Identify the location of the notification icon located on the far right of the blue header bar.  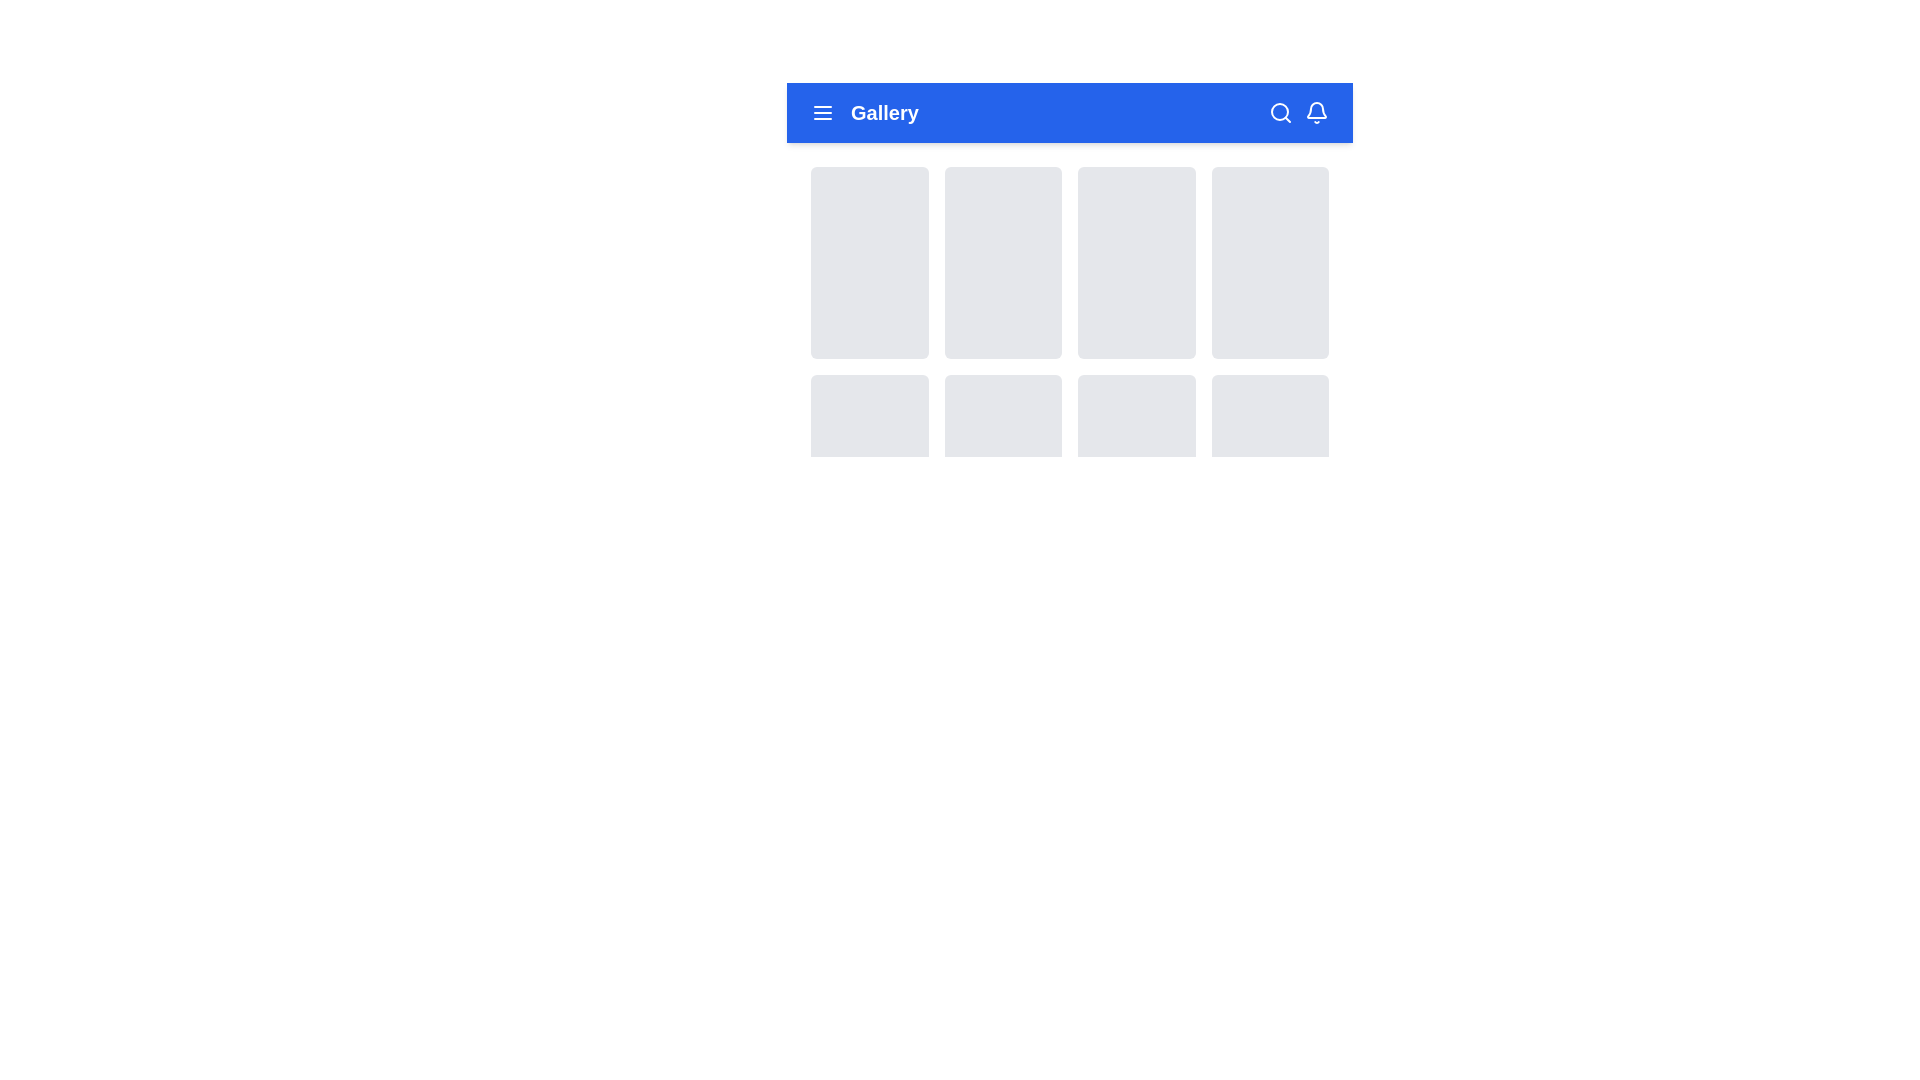
(1316, 112).